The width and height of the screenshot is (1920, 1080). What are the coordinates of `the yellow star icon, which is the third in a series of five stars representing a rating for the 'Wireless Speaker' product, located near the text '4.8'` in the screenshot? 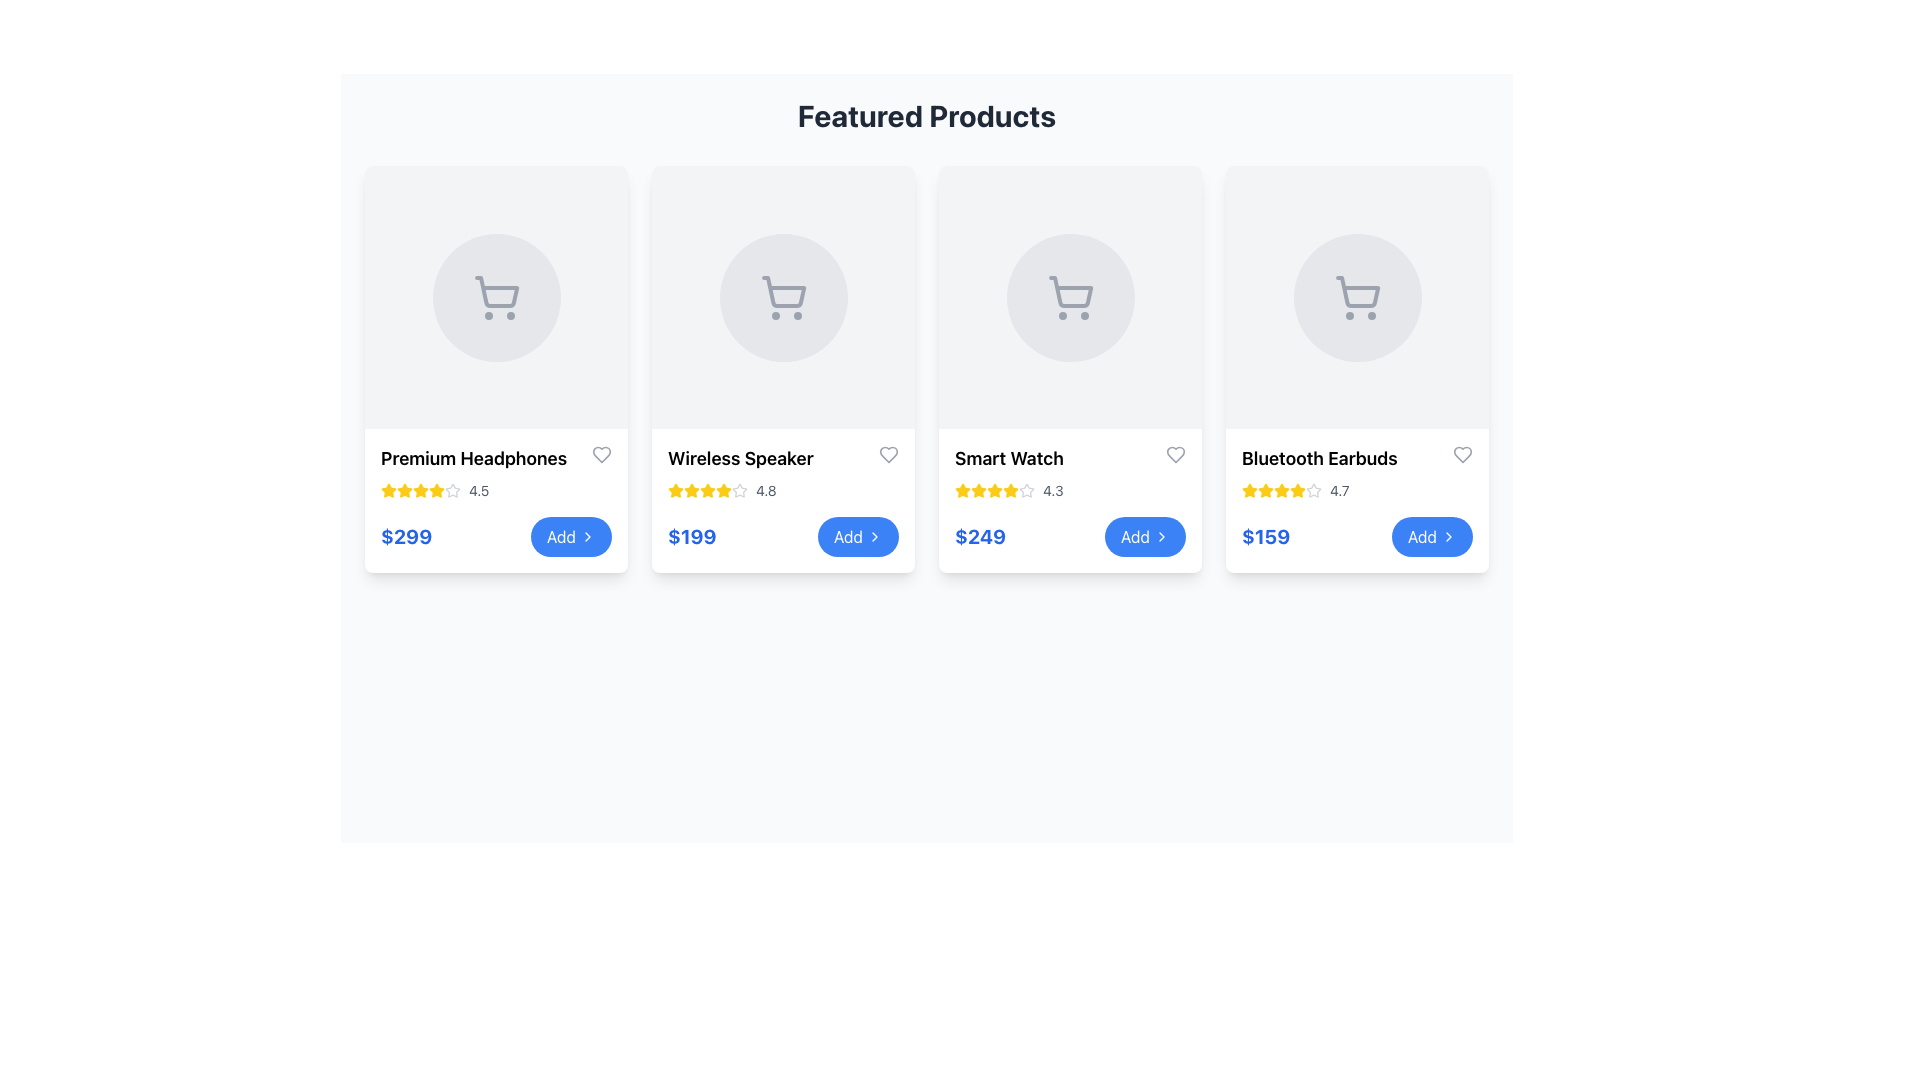 It's located at (691, 490).